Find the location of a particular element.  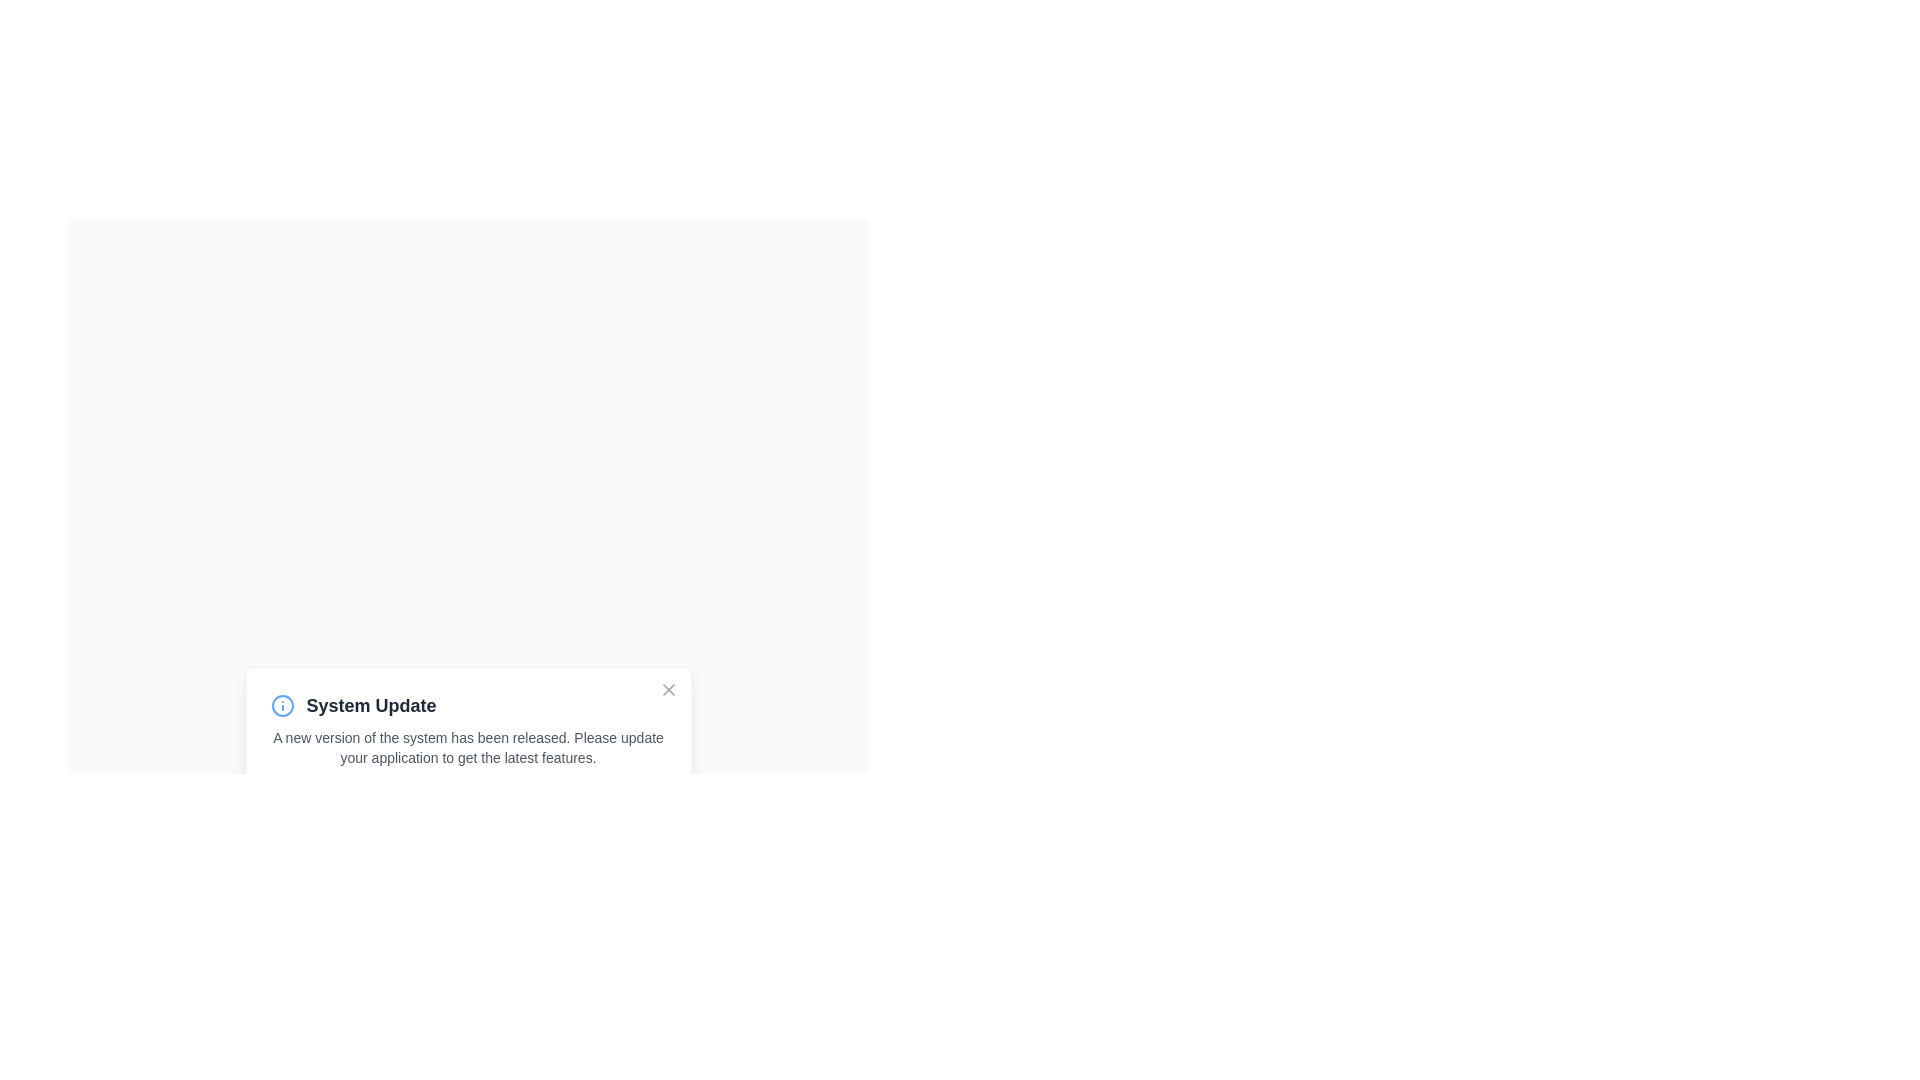

the 'System Update' text label displayed in bold, dark gray color, located to the right of a blue circular icon with an information symbol is located at coordinates (371, 704).